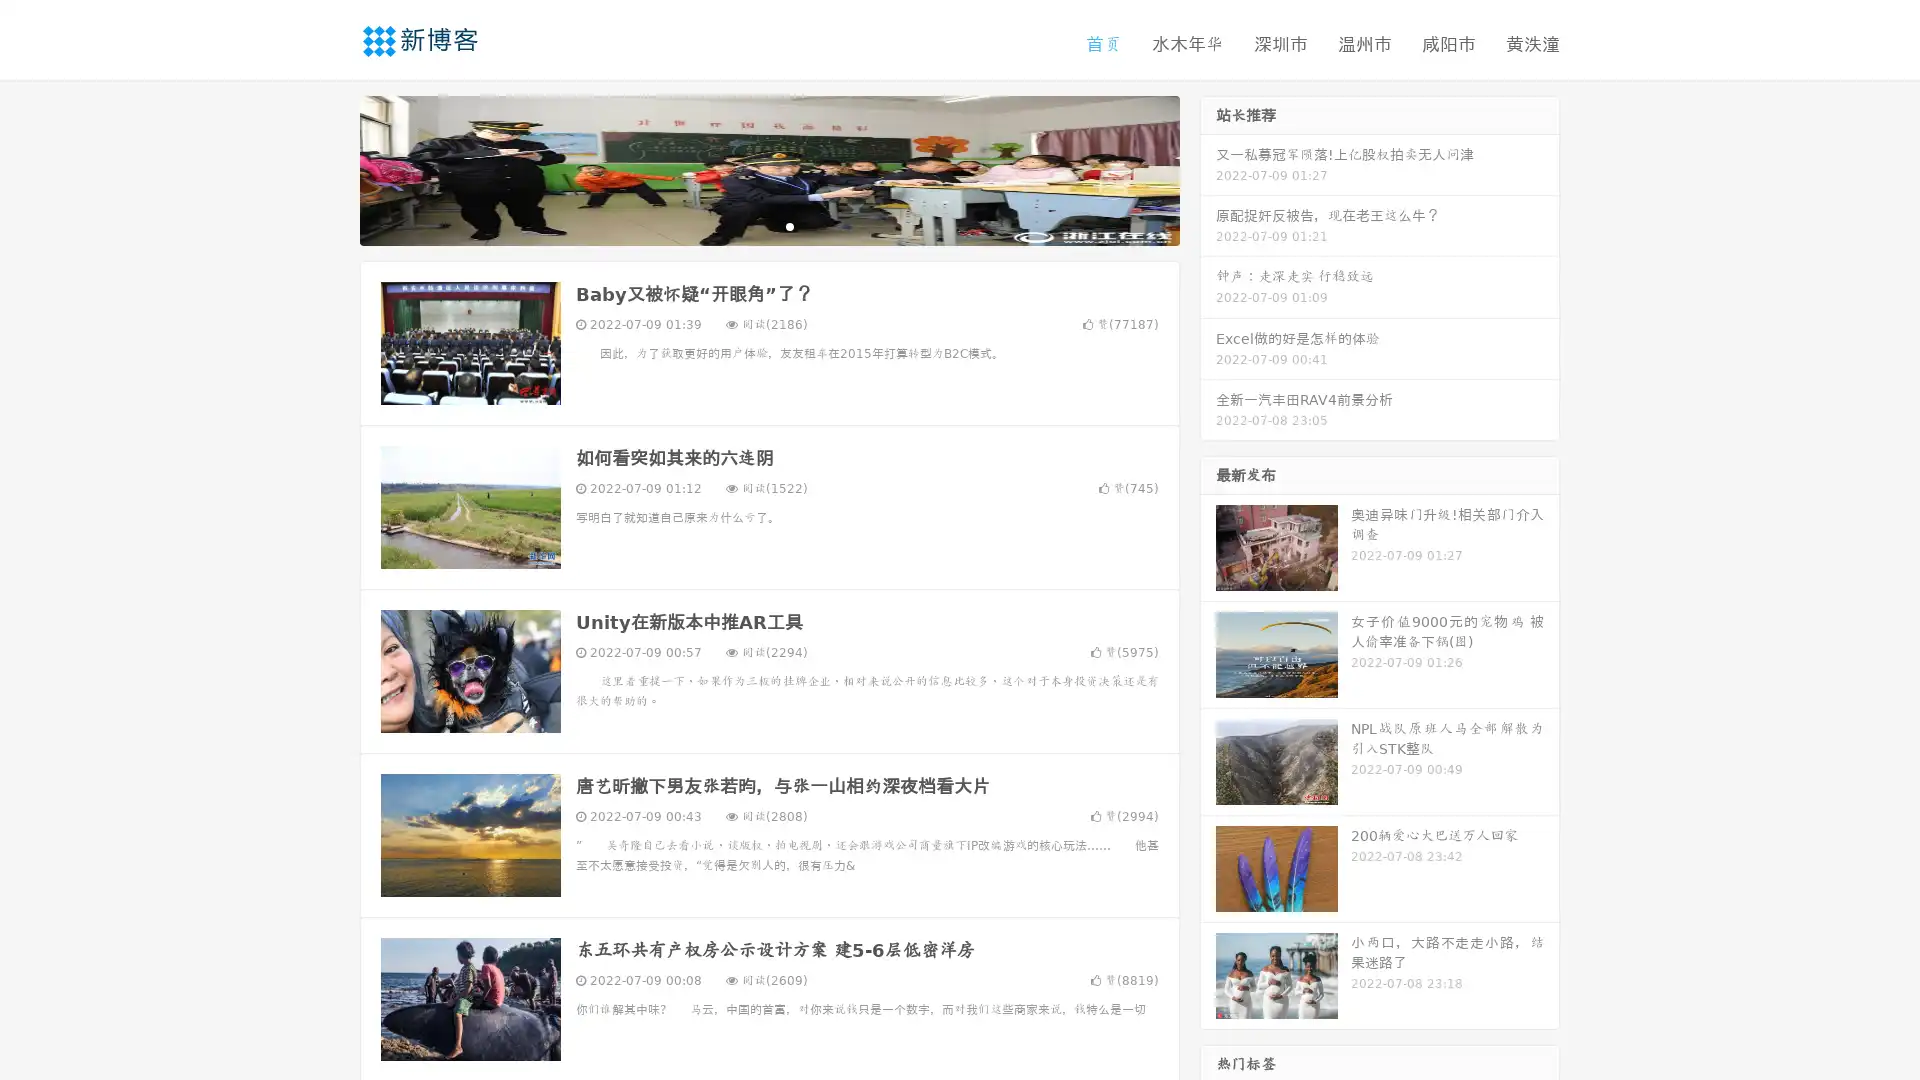 This screenshot has height=1080, width=1920. I want to click on Previous slide, so click(330, 168).